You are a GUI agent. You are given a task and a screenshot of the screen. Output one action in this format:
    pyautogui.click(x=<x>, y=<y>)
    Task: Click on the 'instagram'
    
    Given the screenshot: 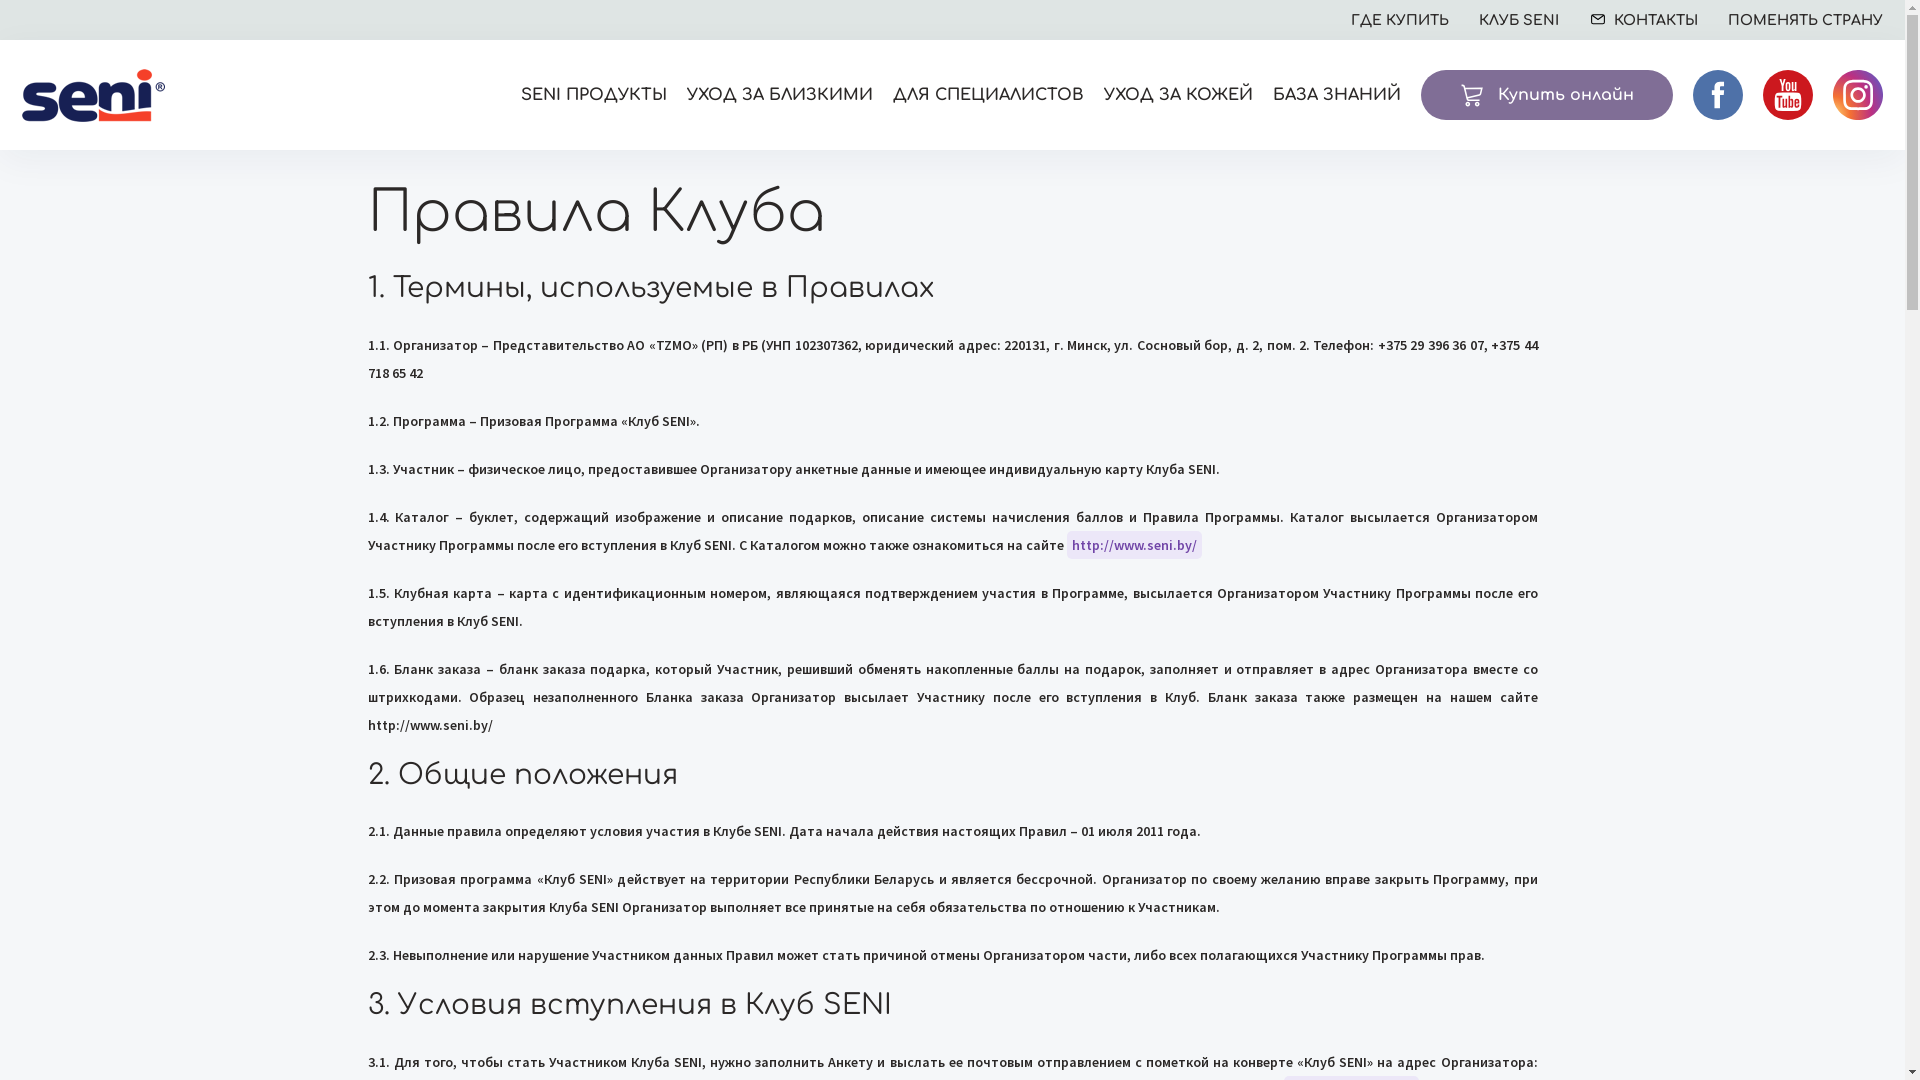 What is the action you would take?
    pyautogui.click(x=1833, y=95)
    